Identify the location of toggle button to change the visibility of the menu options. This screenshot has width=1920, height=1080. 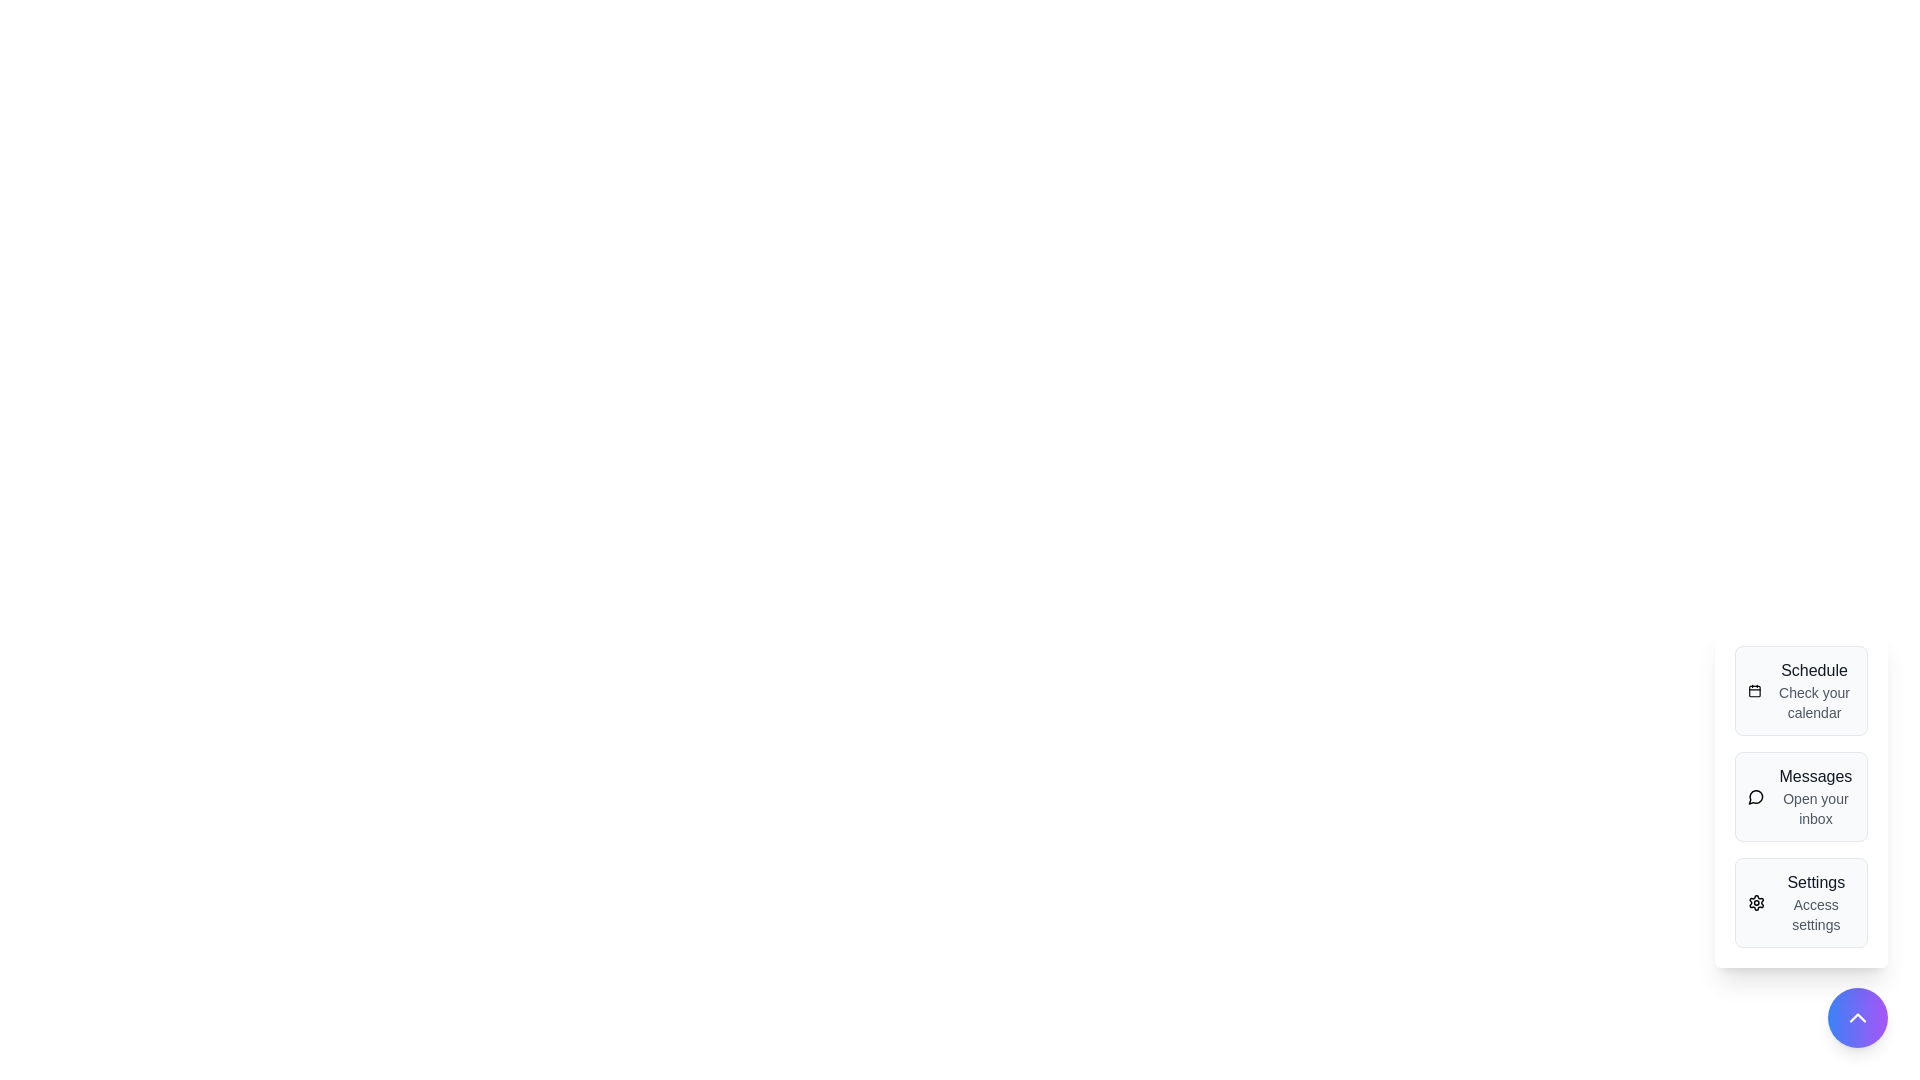
(1856, 1018).